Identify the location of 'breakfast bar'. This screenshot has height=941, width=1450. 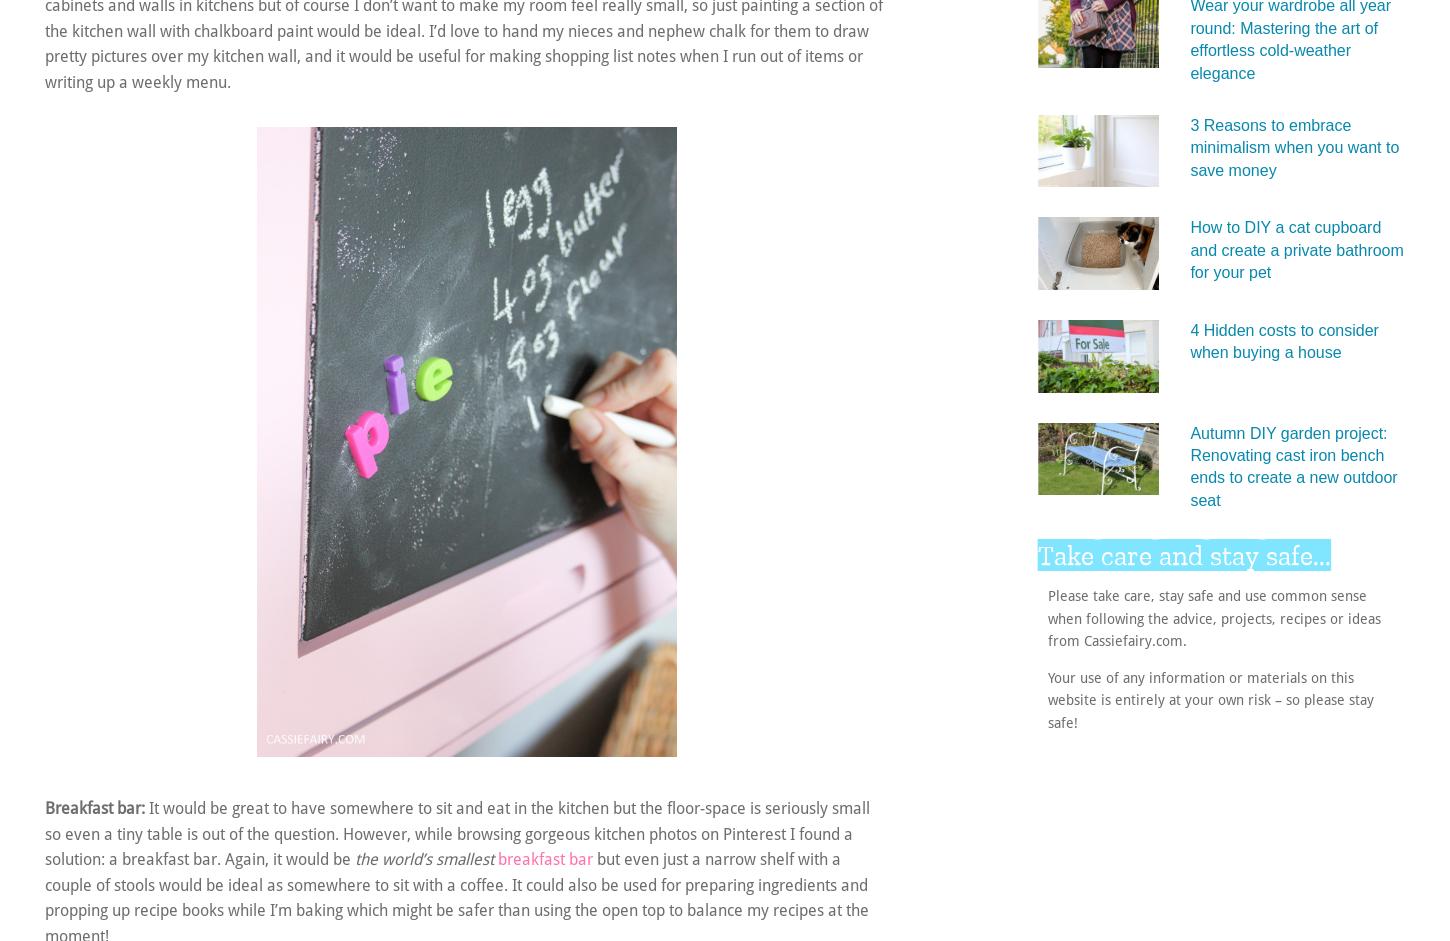
(497, 859).